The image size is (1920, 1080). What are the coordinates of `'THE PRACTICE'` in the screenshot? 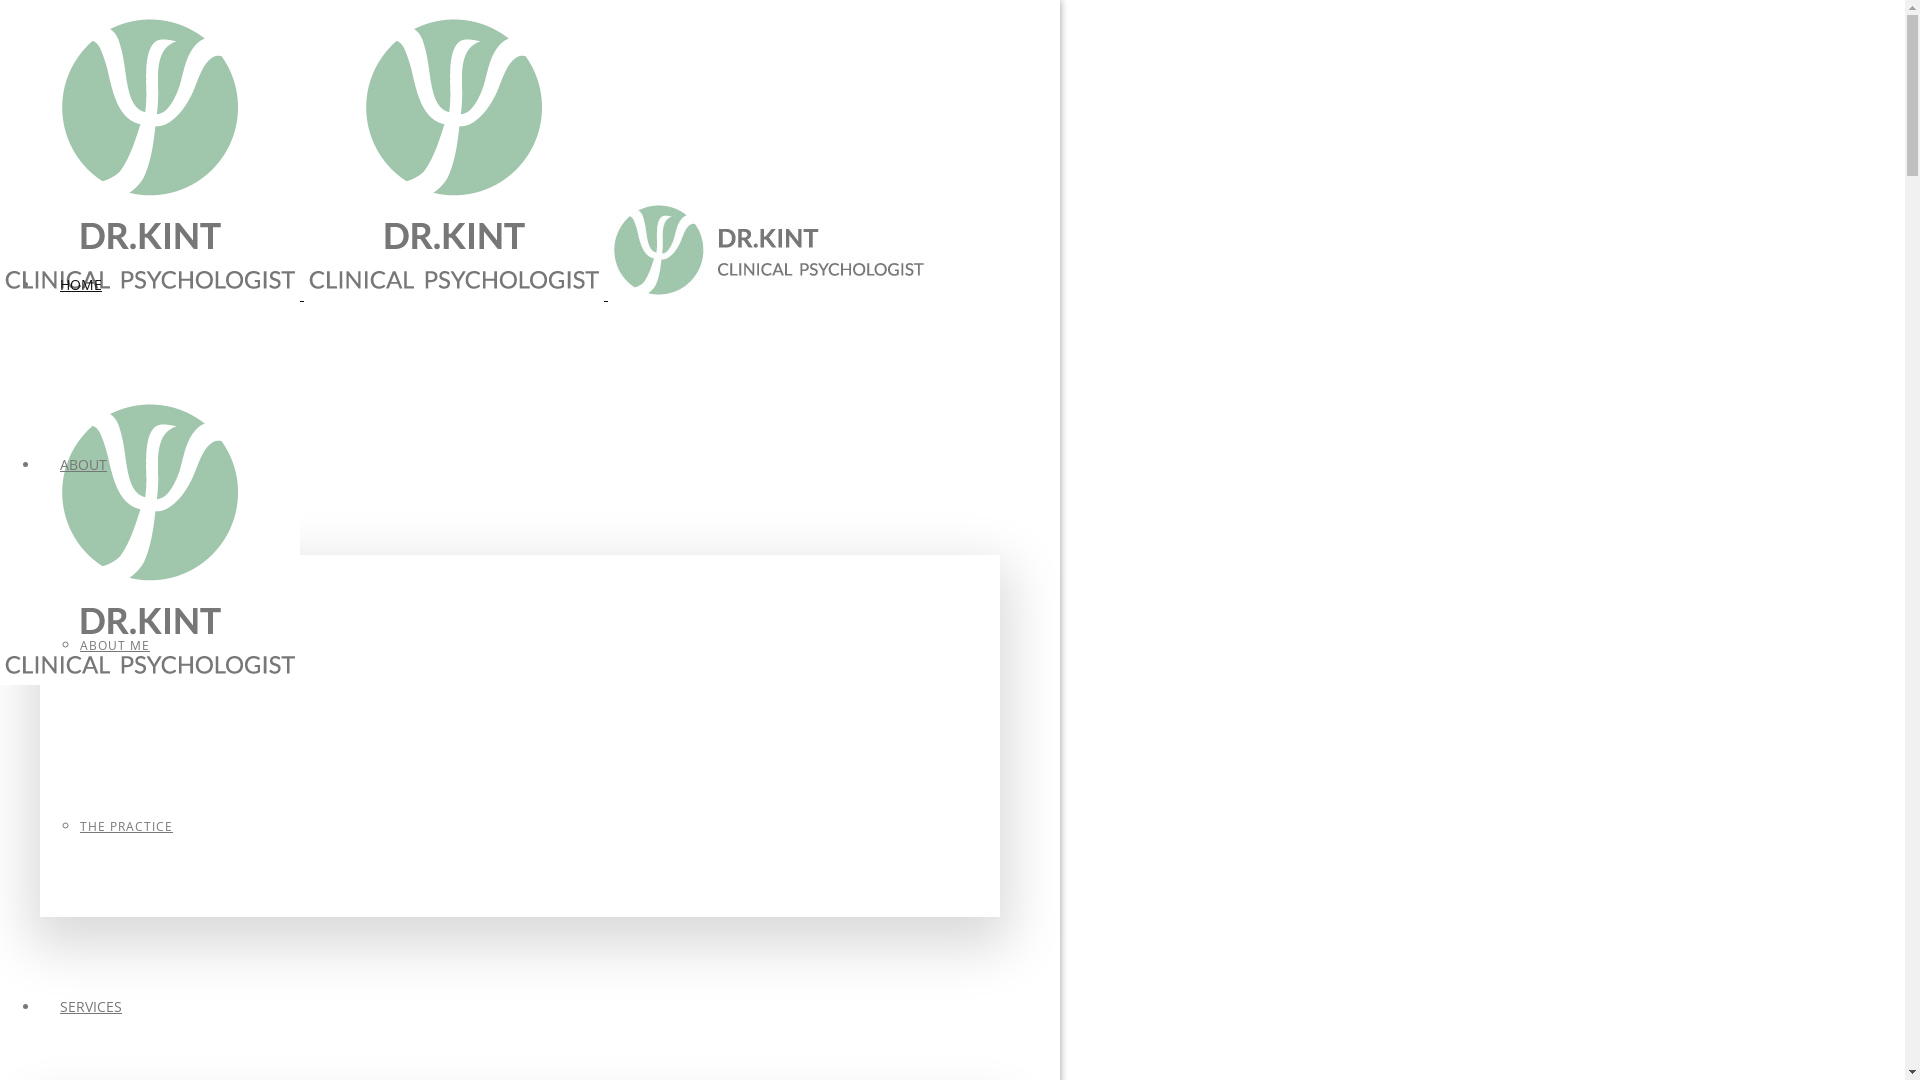 It's located at (125, 826).